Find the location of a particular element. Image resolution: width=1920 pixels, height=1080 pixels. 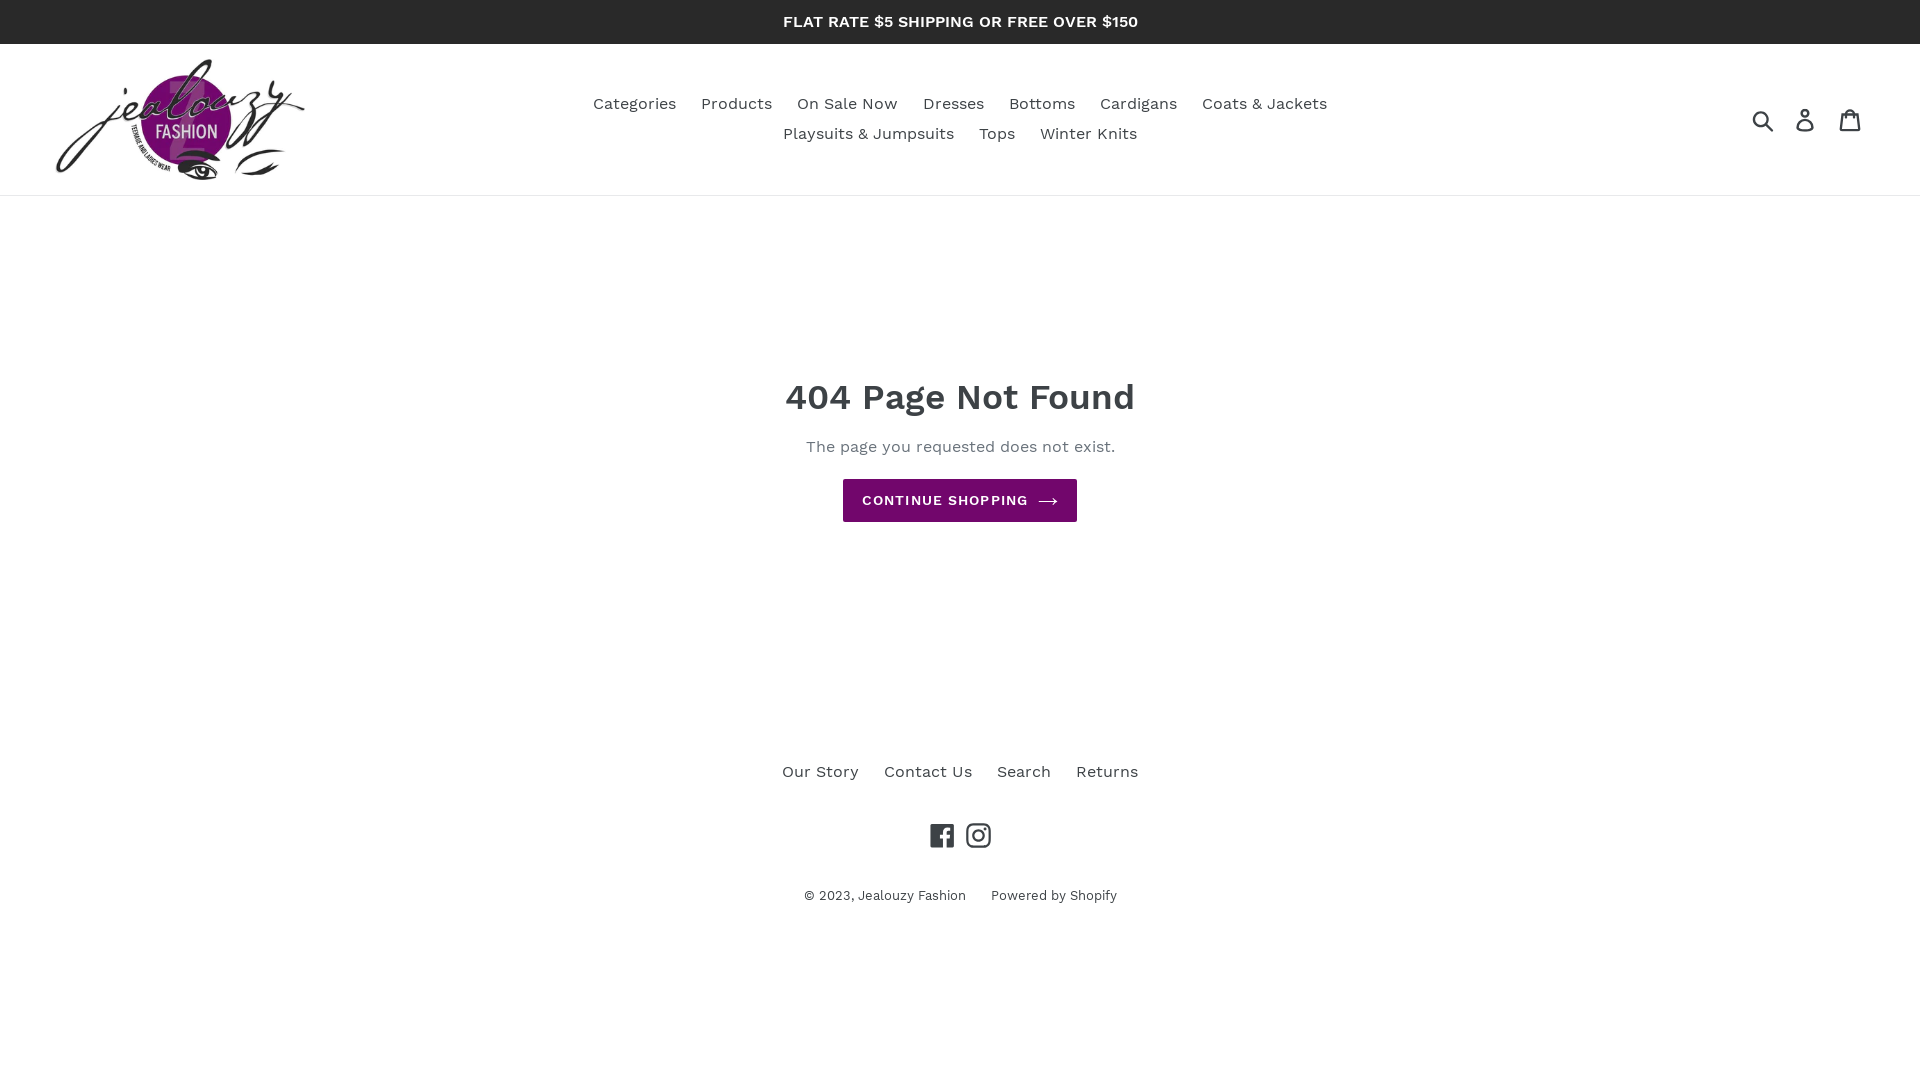

'Playsuits & Jumpsuits' is located at coordinates (771, 134).